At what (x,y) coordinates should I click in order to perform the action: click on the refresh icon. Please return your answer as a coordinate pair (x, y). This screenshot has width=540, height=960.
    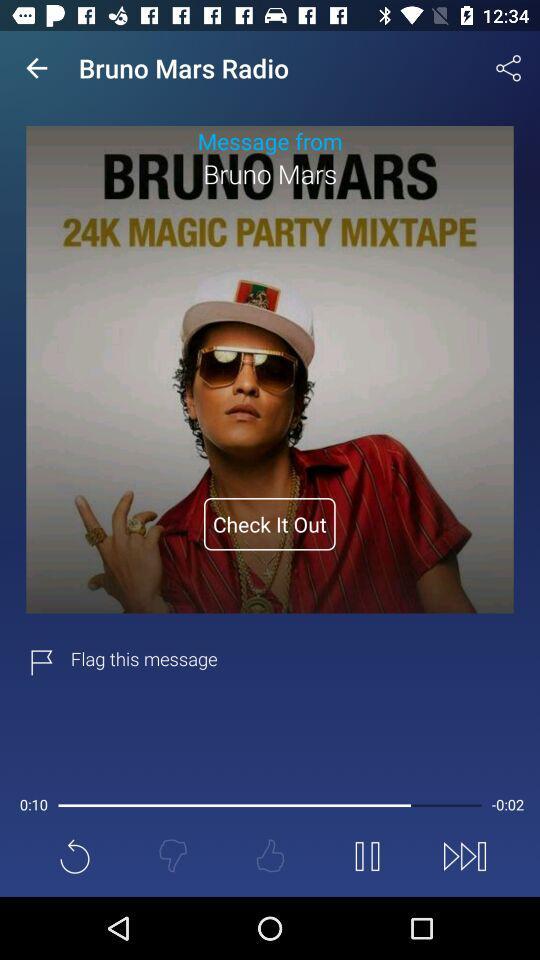
    Looking at the image, I should click on (74, 855).